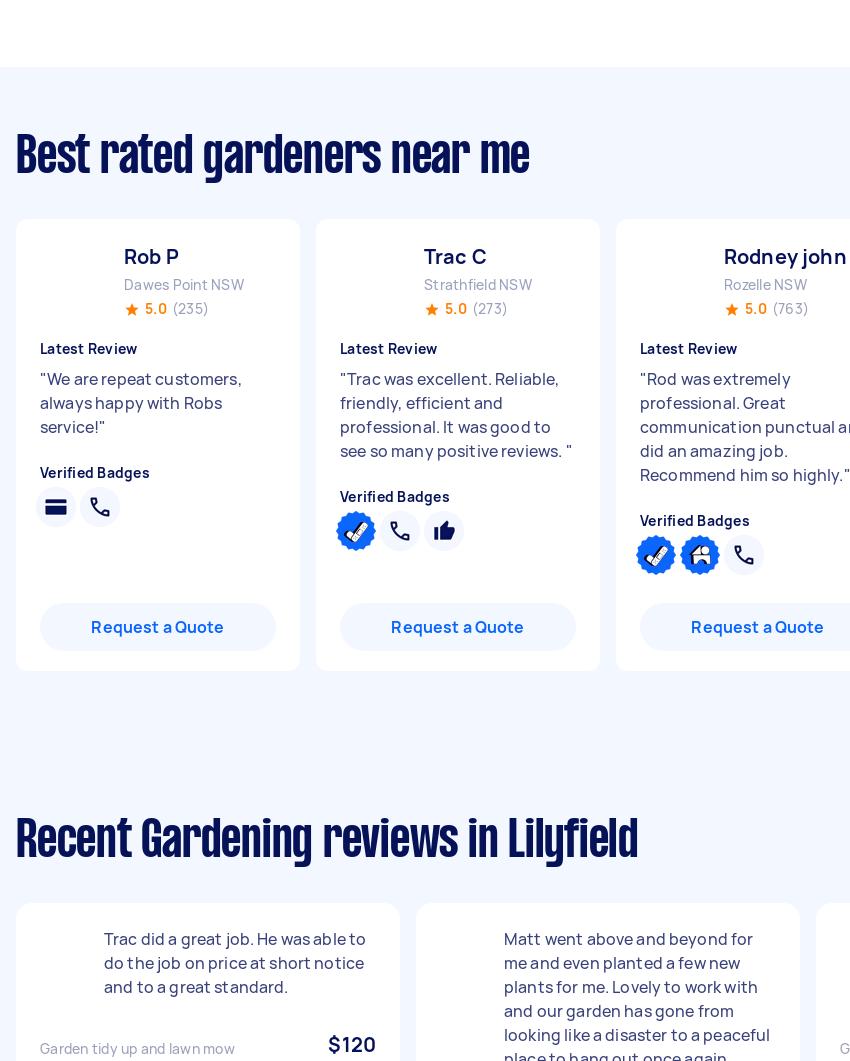 This screenshot has width=850, height=1061. I want to click on 'Trac was excellent. Reliable, friendly, efficient and professional. It was good to see so many positive reviews.', so click(451, 414).